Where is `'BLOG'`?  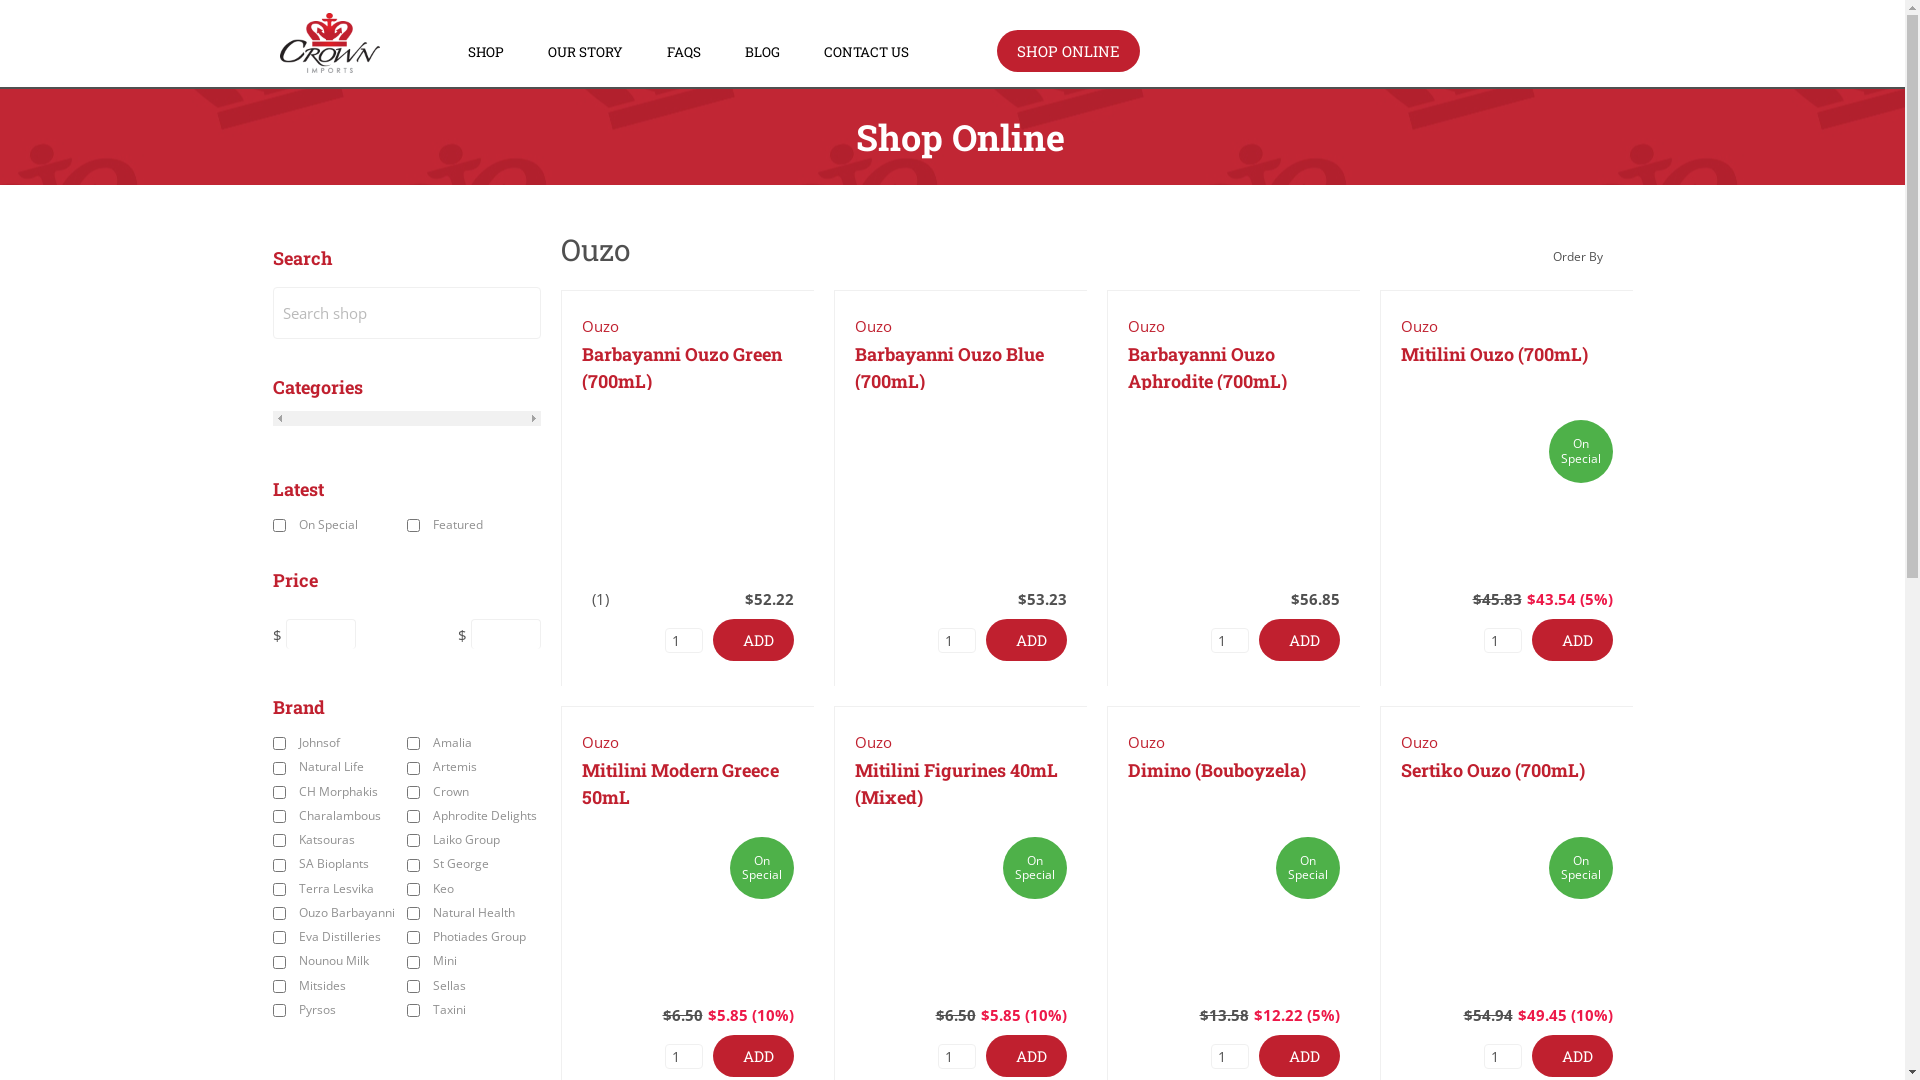
'BLOG' is located at coordinates (743, 51).